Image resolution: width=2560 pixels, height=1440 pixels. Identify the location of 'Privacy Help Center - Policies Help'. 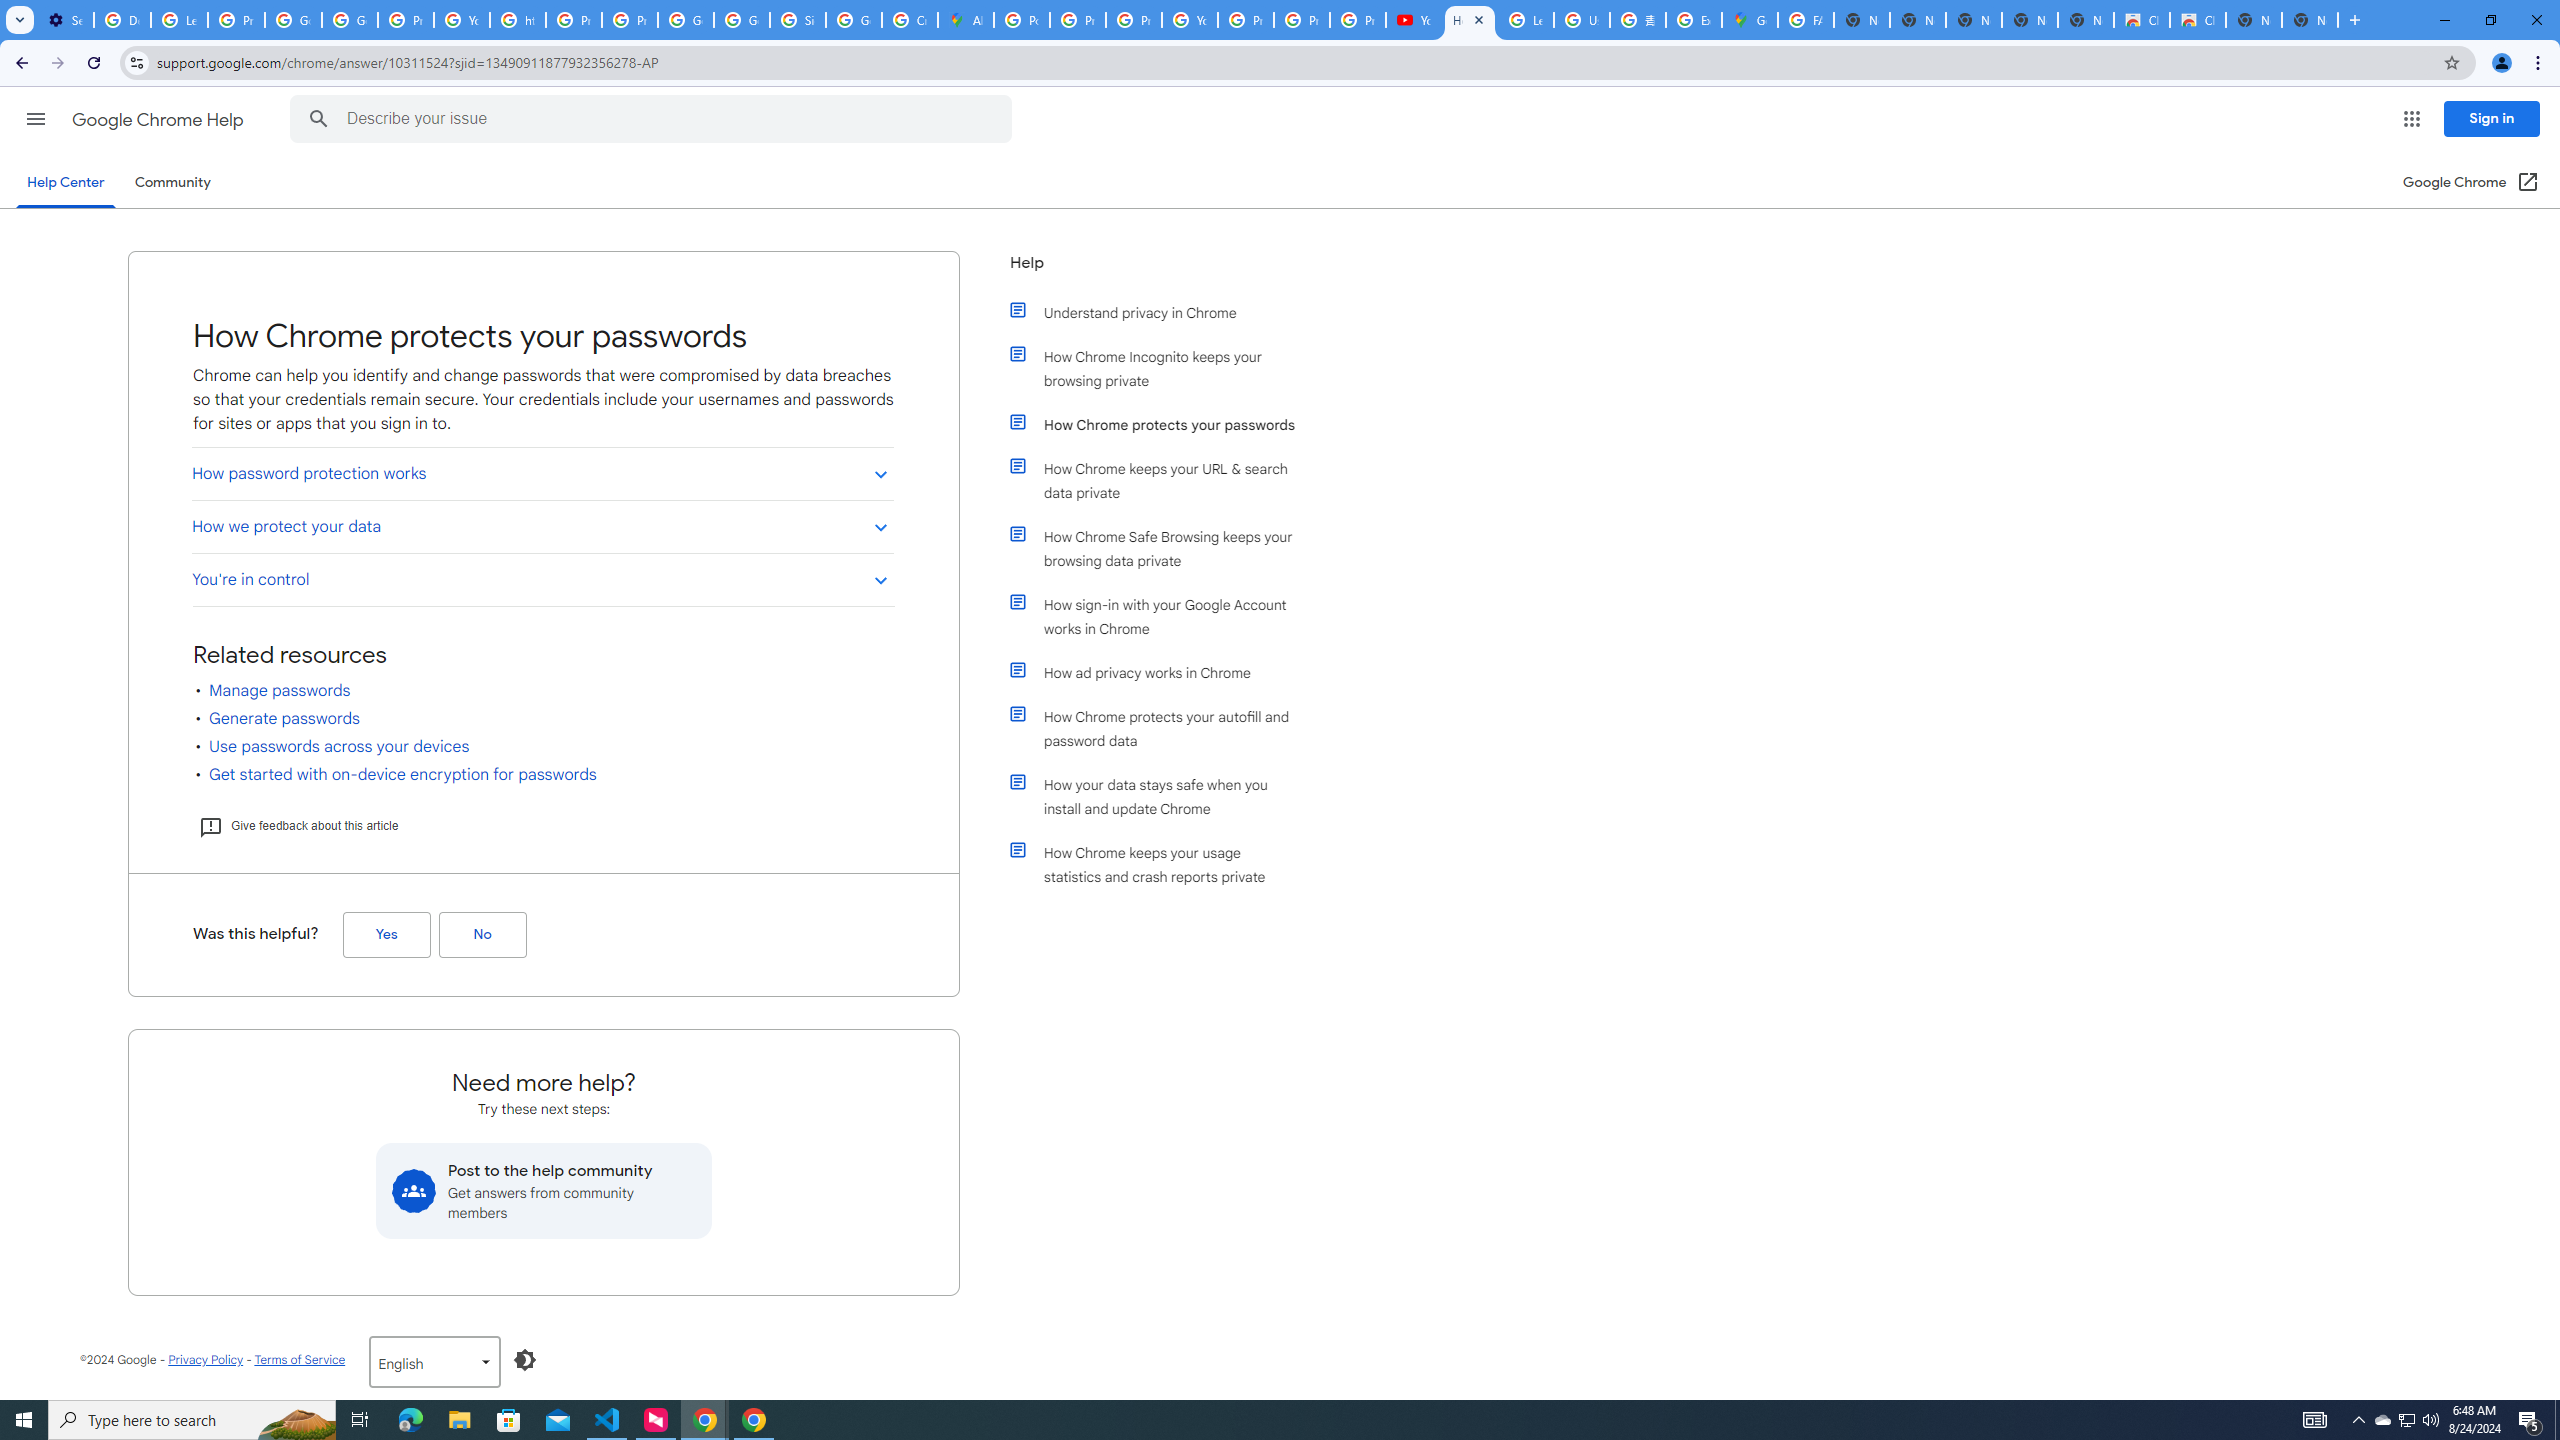
(1133, 19).